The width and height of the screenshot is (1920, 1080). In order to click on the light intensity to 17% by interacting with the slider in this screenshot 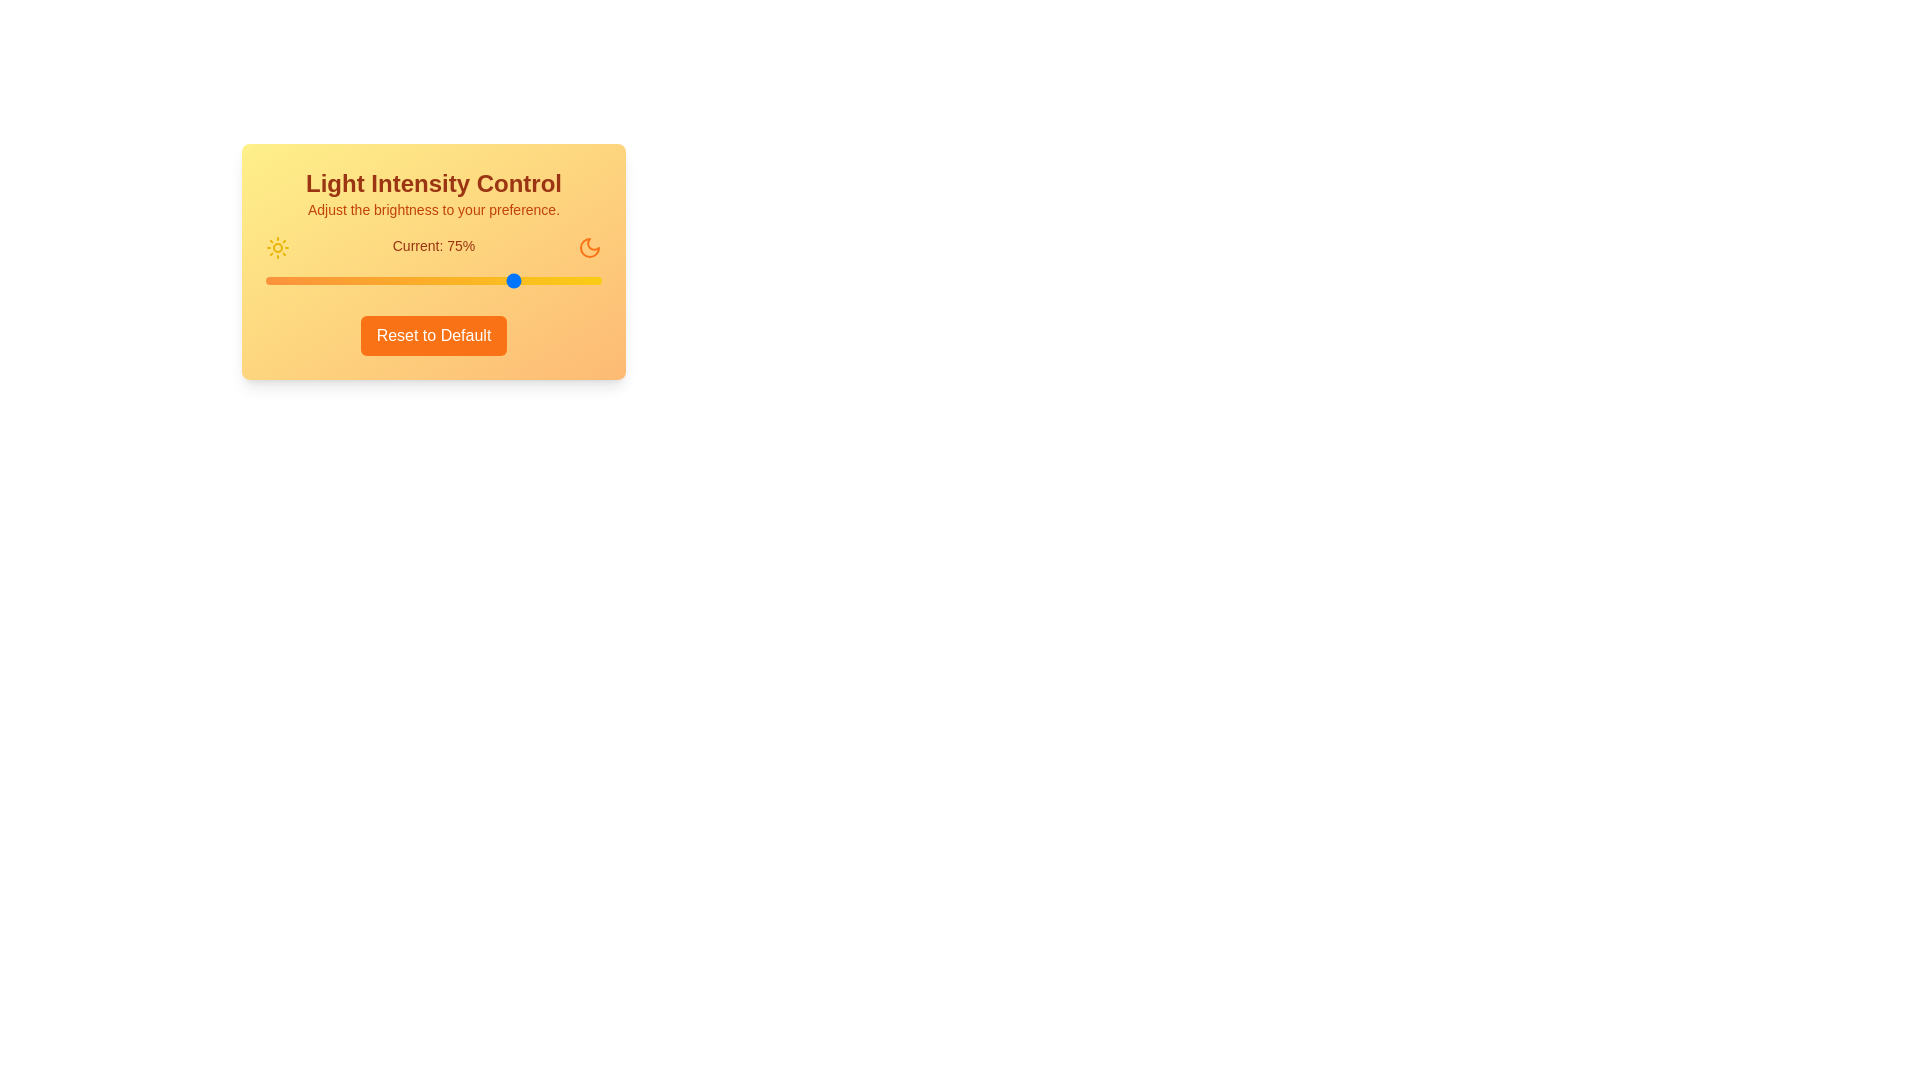, I will do `click(323, 281)`.